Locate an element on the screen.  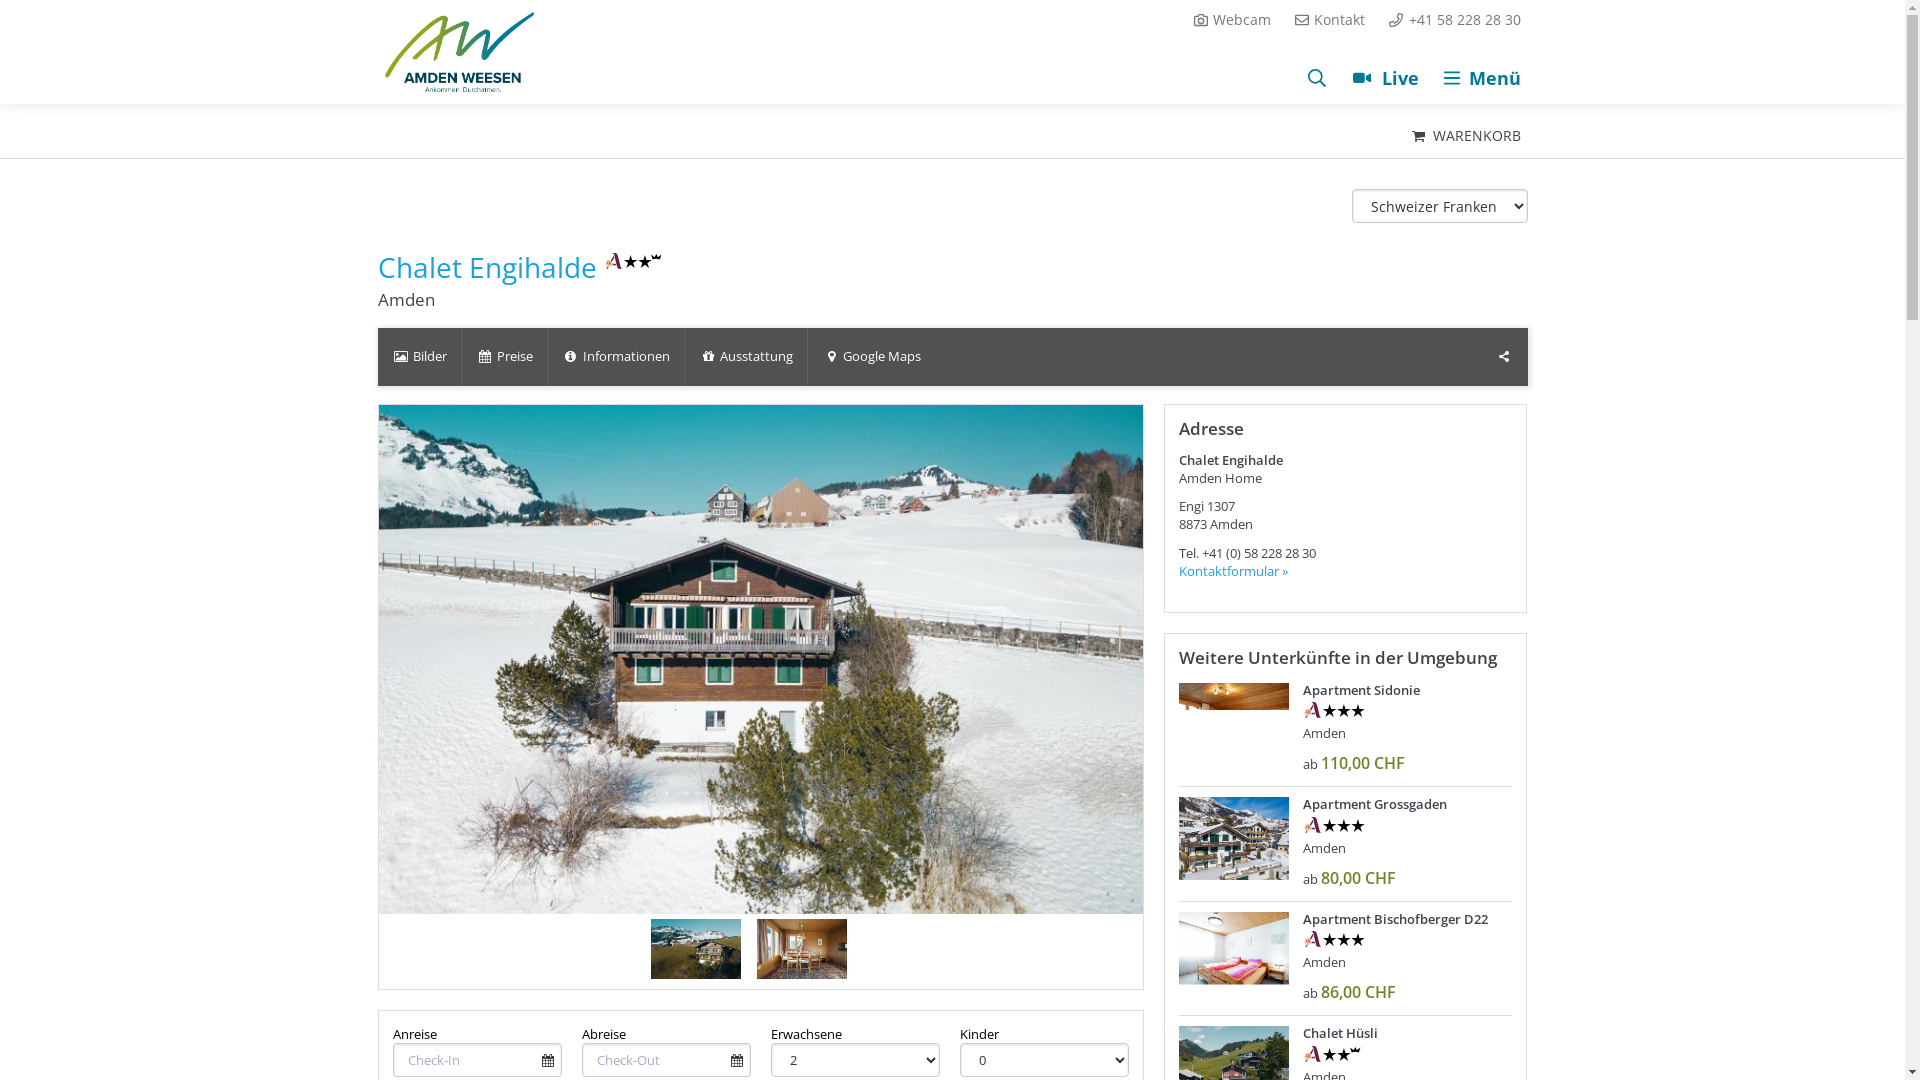
'+41 58 228 28 30' is located at coordinates (1454, 20).